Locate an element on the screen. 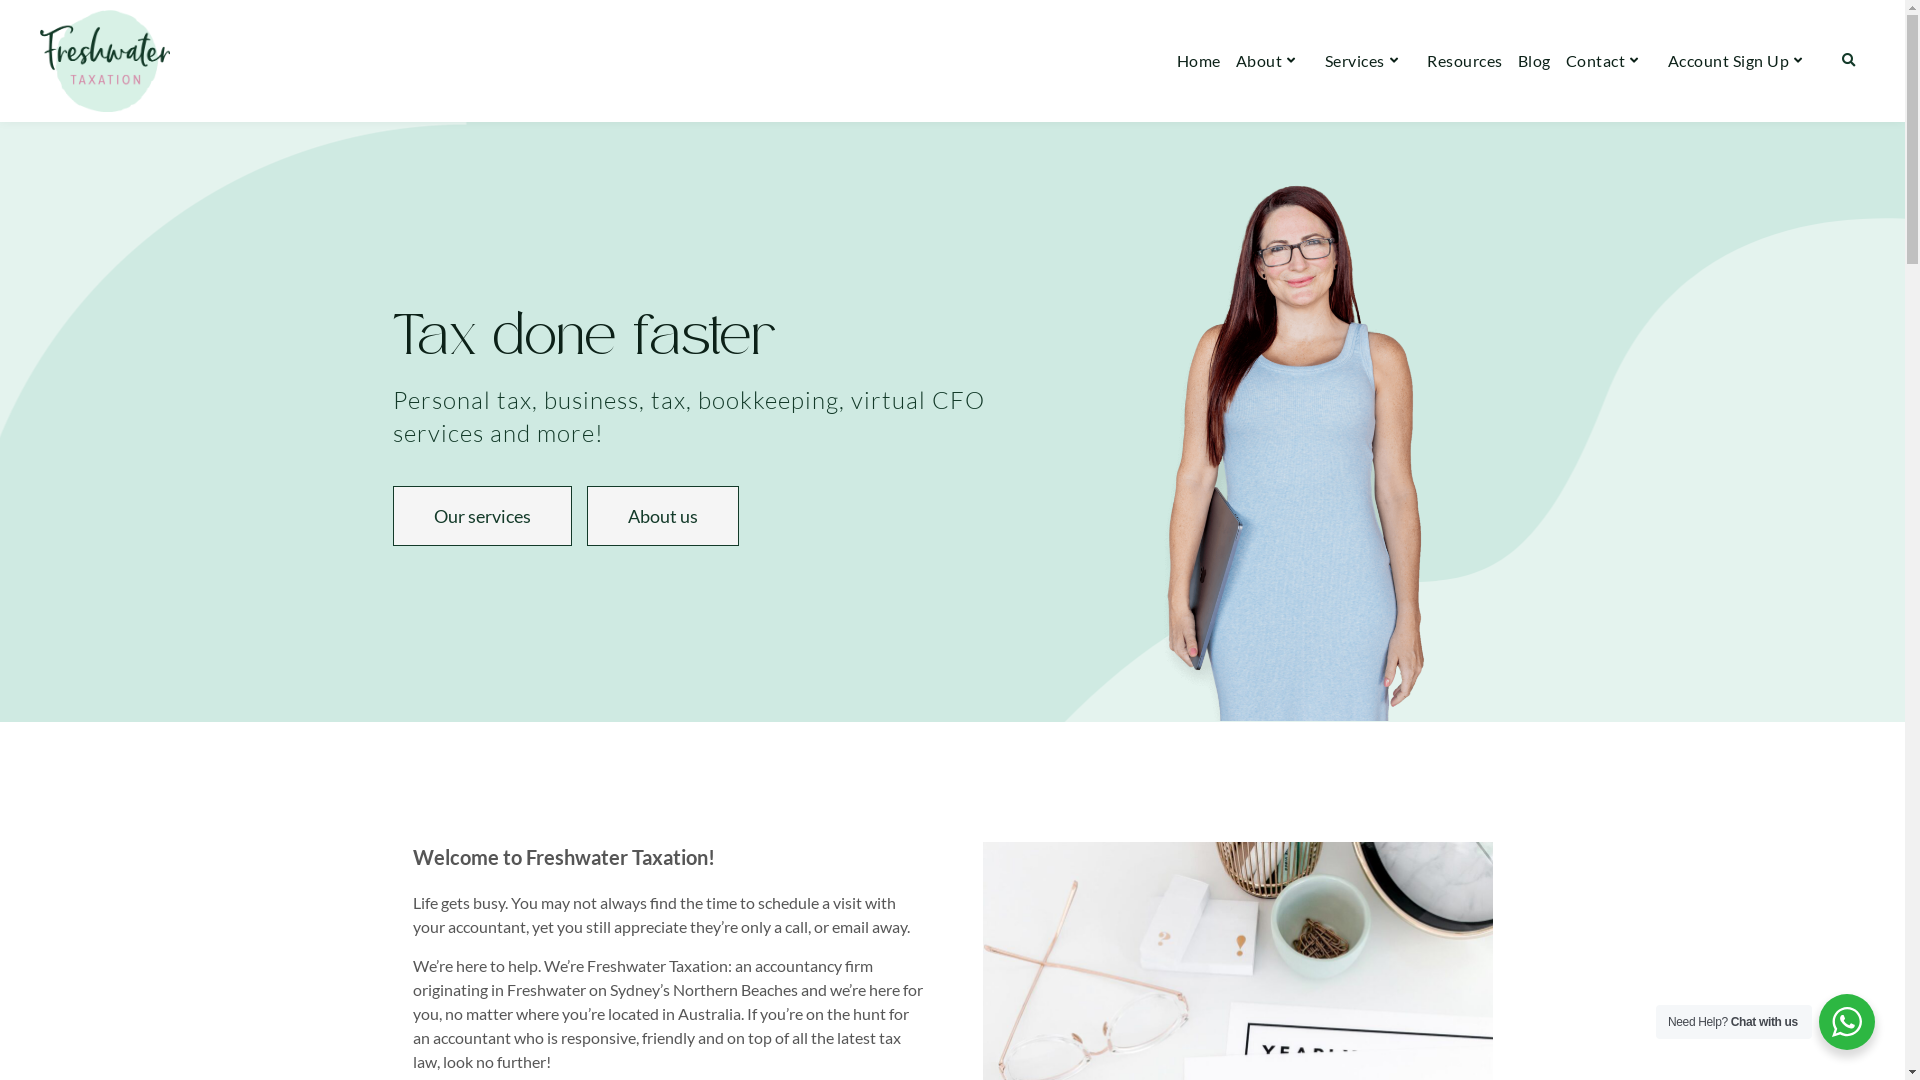  'About' is located at coordinates (1235, 60).